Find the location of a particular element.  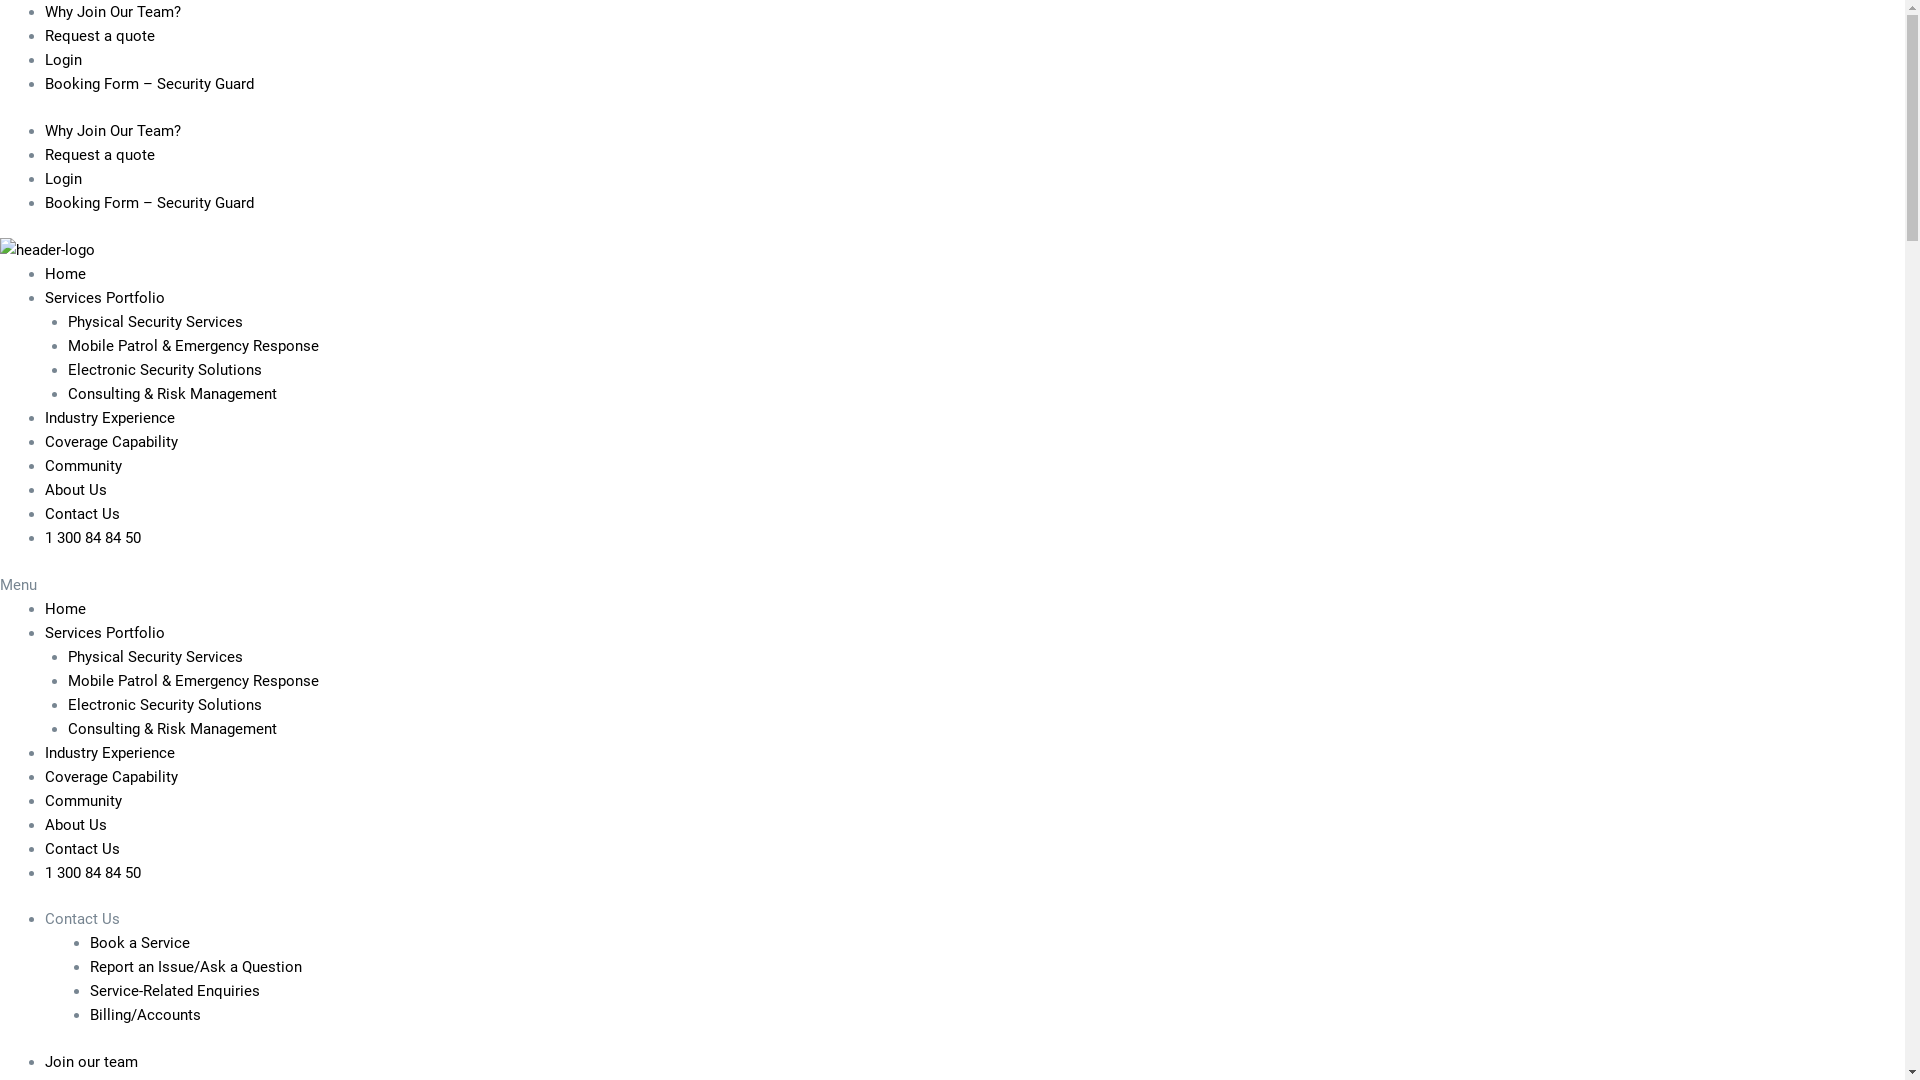

'Physical Security Services' is located at coordinates (67, 656).